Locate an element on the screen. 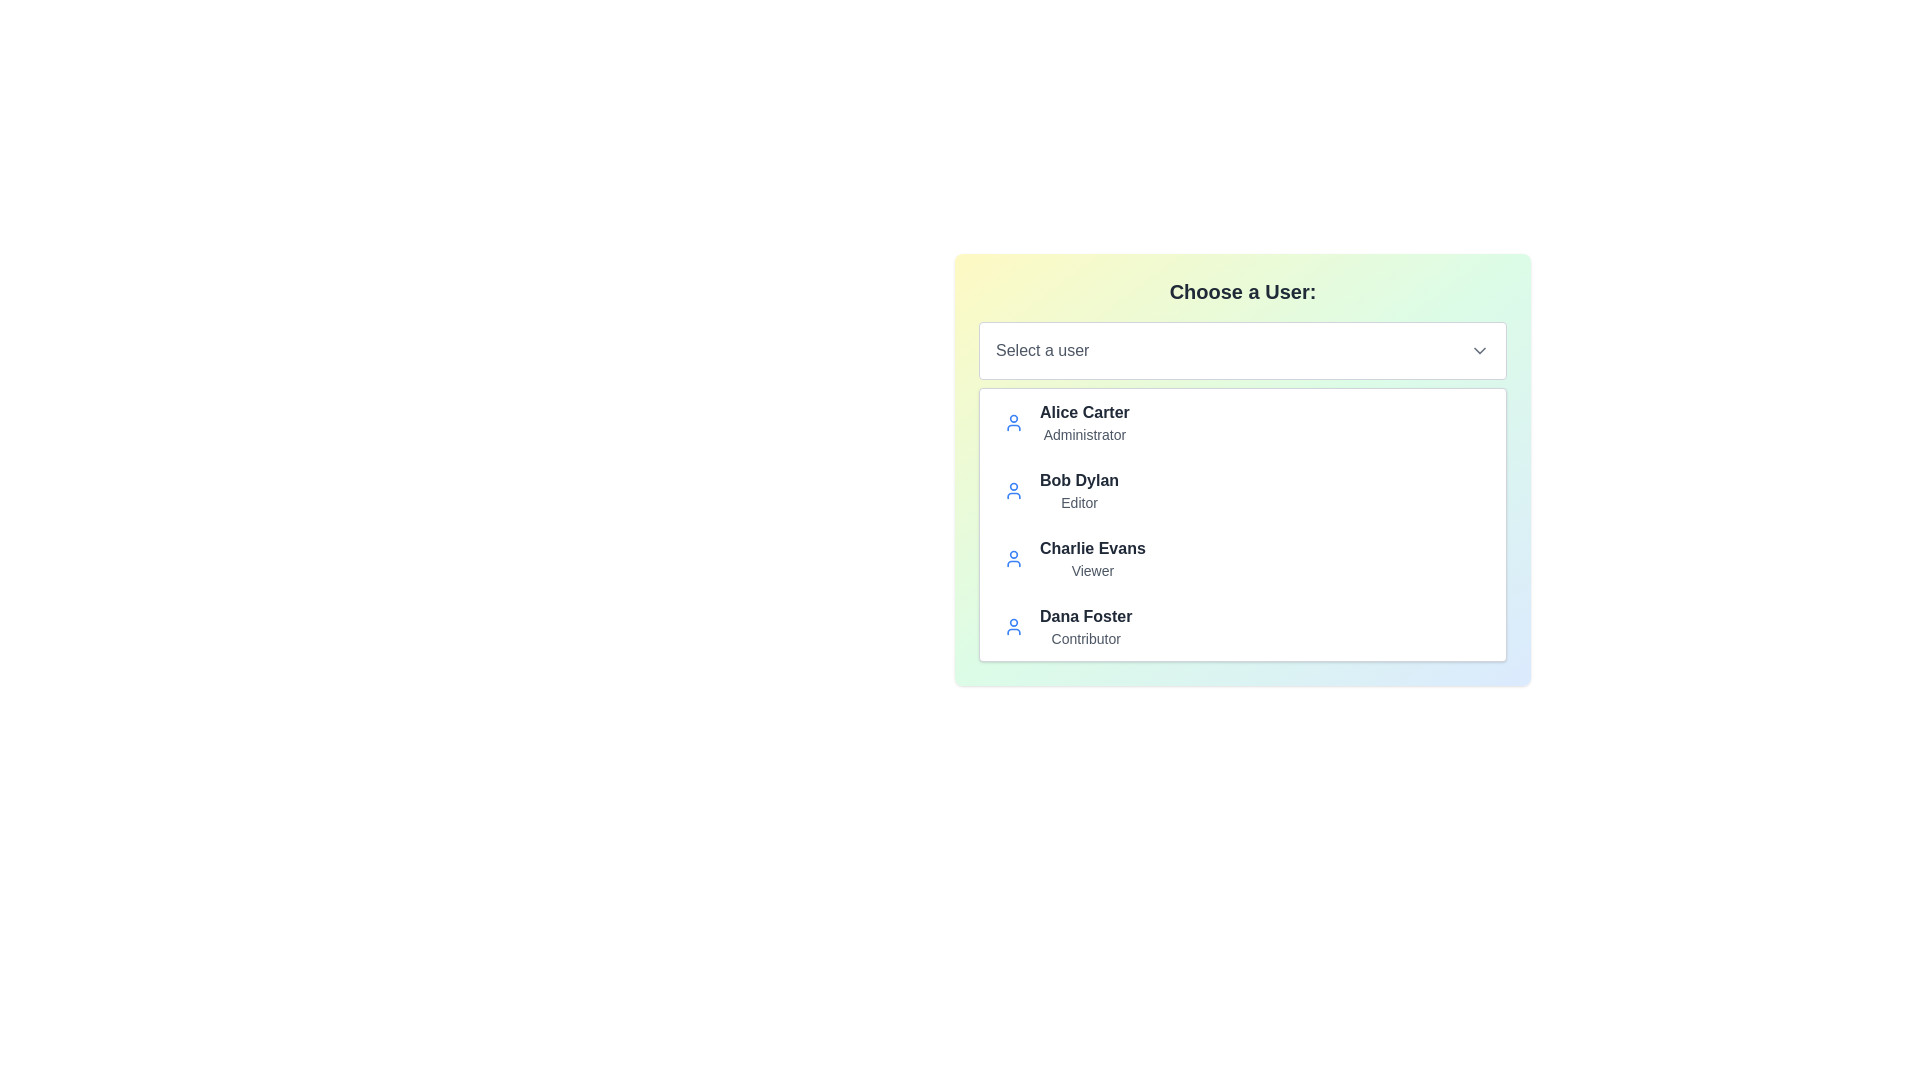  the user icon representing 'Dana Foster', which is the first visual element in the row associated with the name, positioned to the left of the text 'Dana Foster' and 'Contributor' is located at coordinates (1013, 626).